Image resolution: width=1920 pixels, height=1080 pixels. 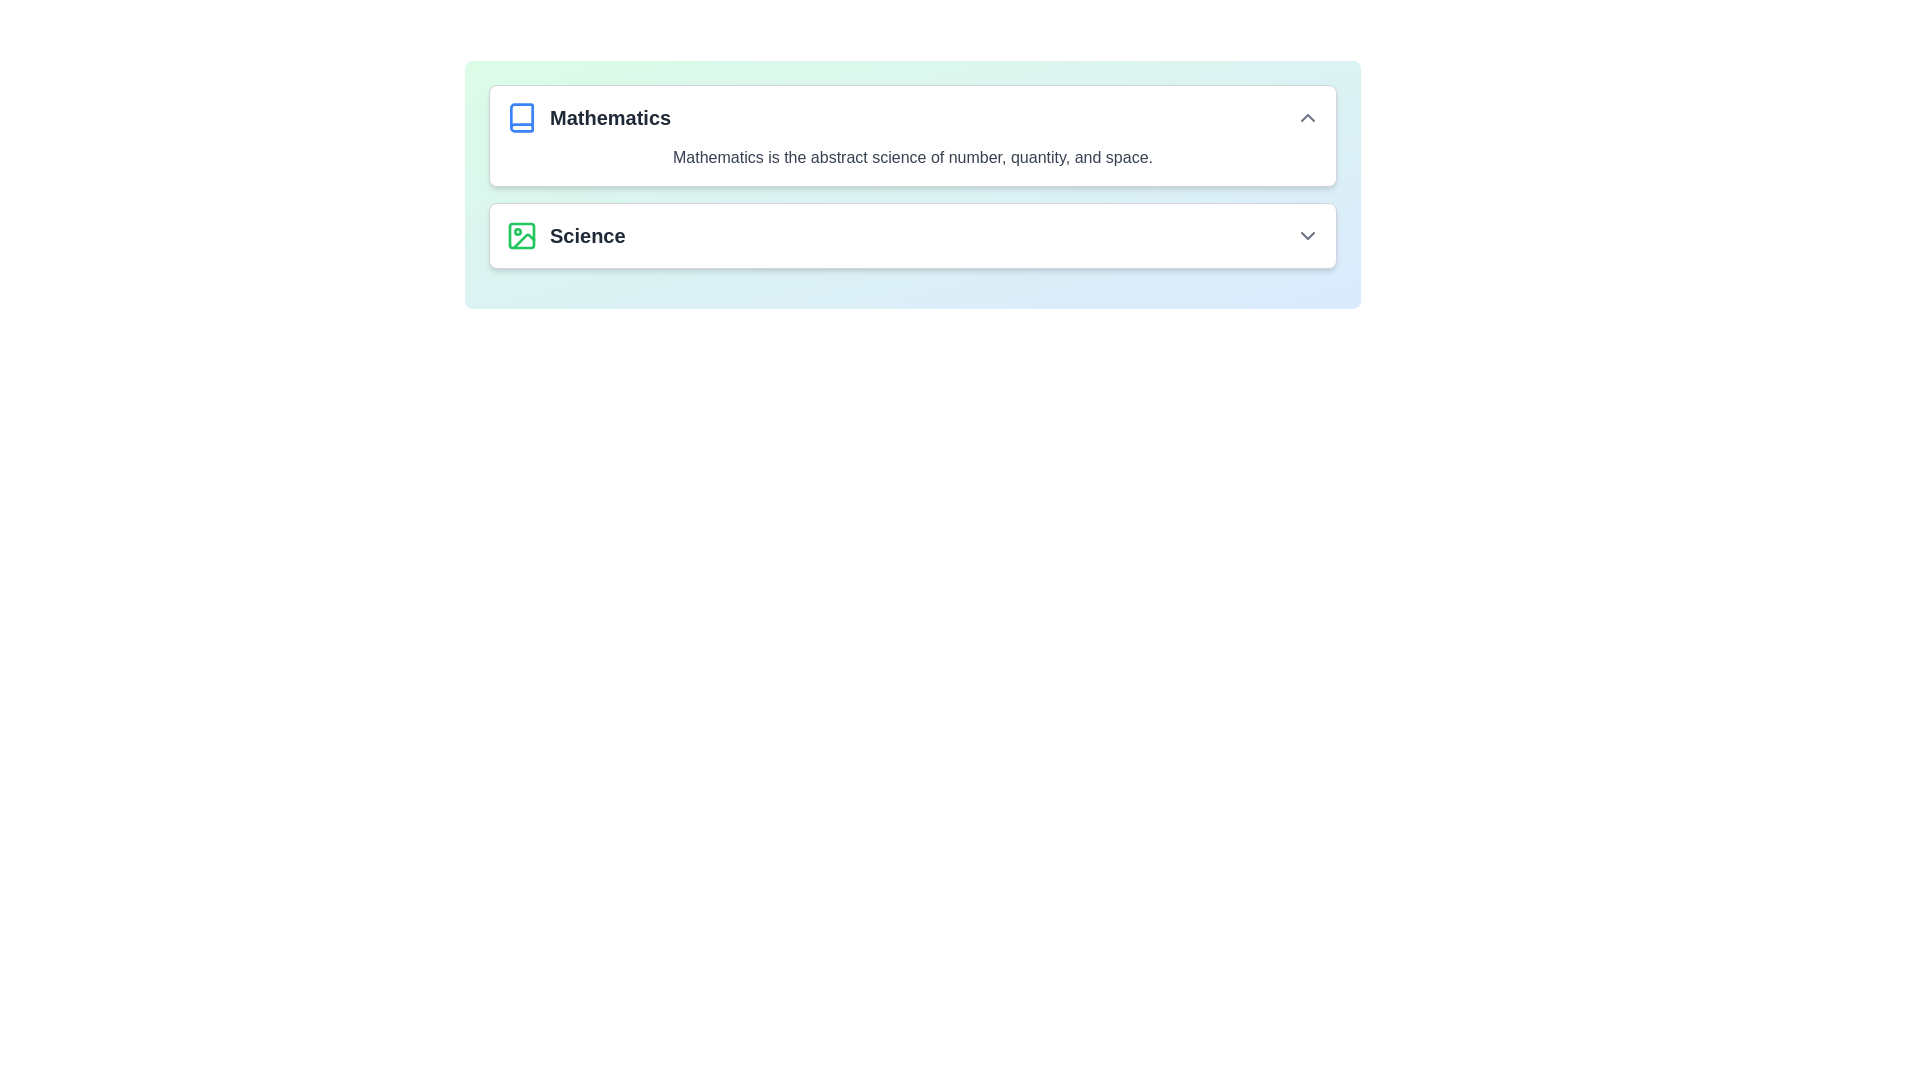 What do you see at coordinates (1308, 118) in the screenshot?
I see `the Chevron icon located at the rightmost area of the 'Mathematics' header` at bounding box center [1308, 118].